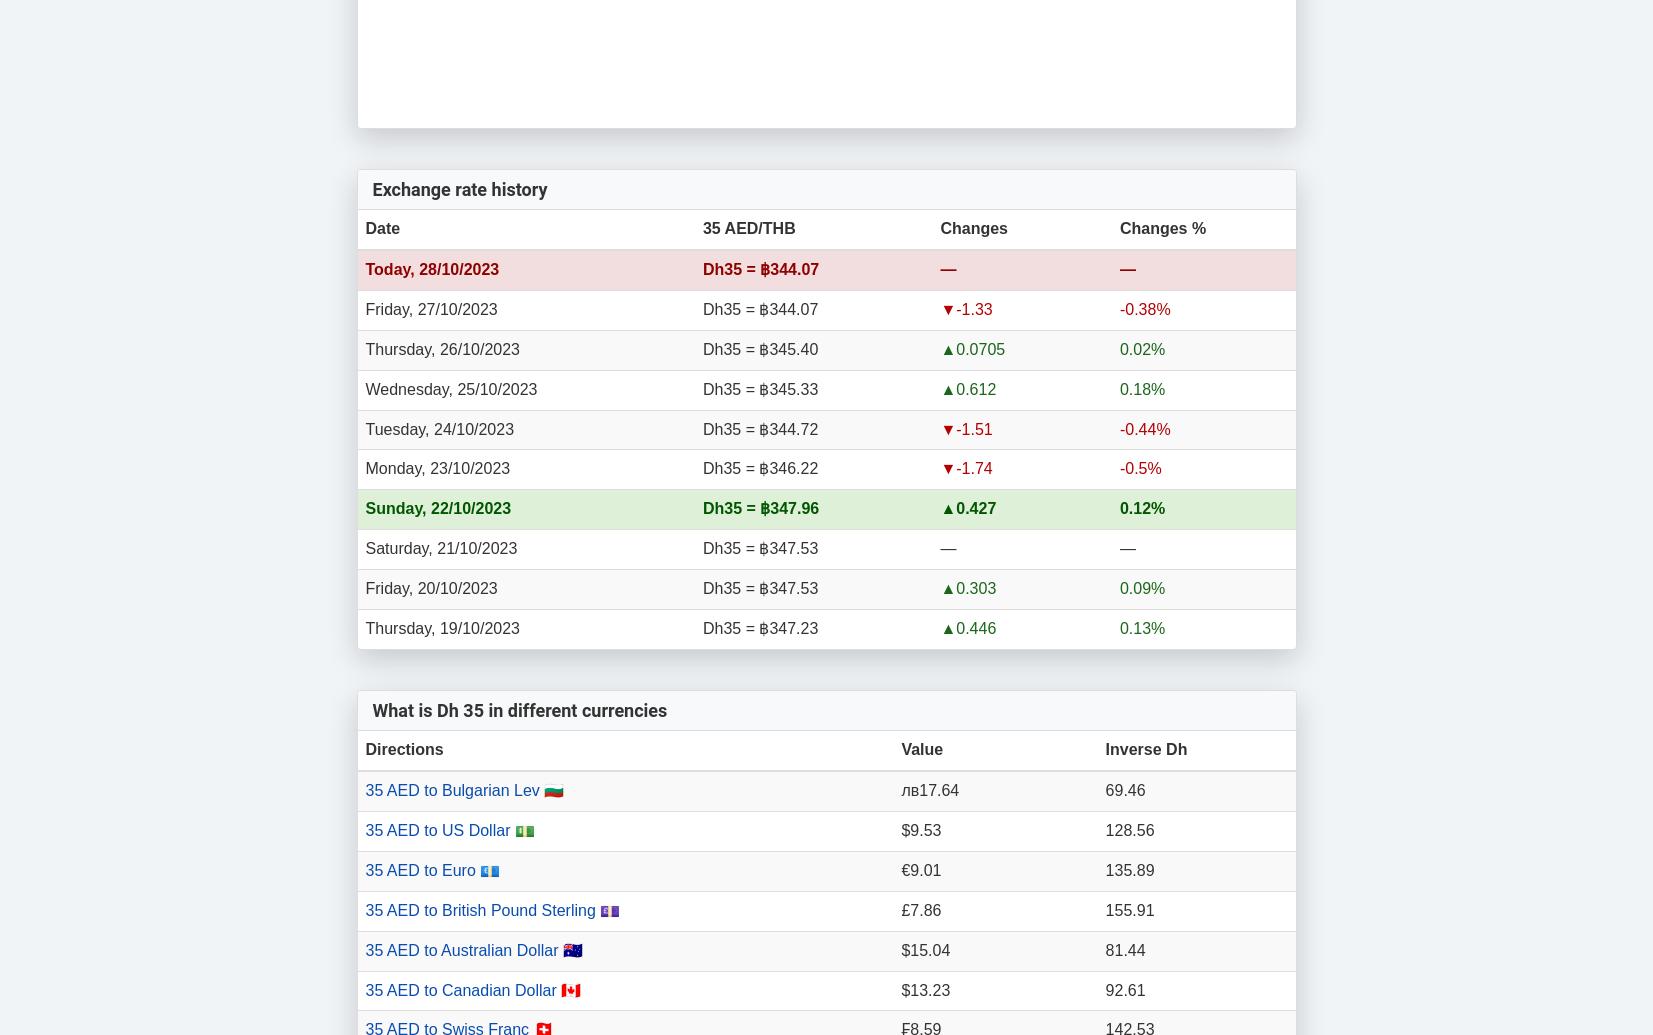 The image size is (1653, 1035). Describe the element at coordinates (1142, 348) in the screenshot. I see `'0.02%'` at that location.